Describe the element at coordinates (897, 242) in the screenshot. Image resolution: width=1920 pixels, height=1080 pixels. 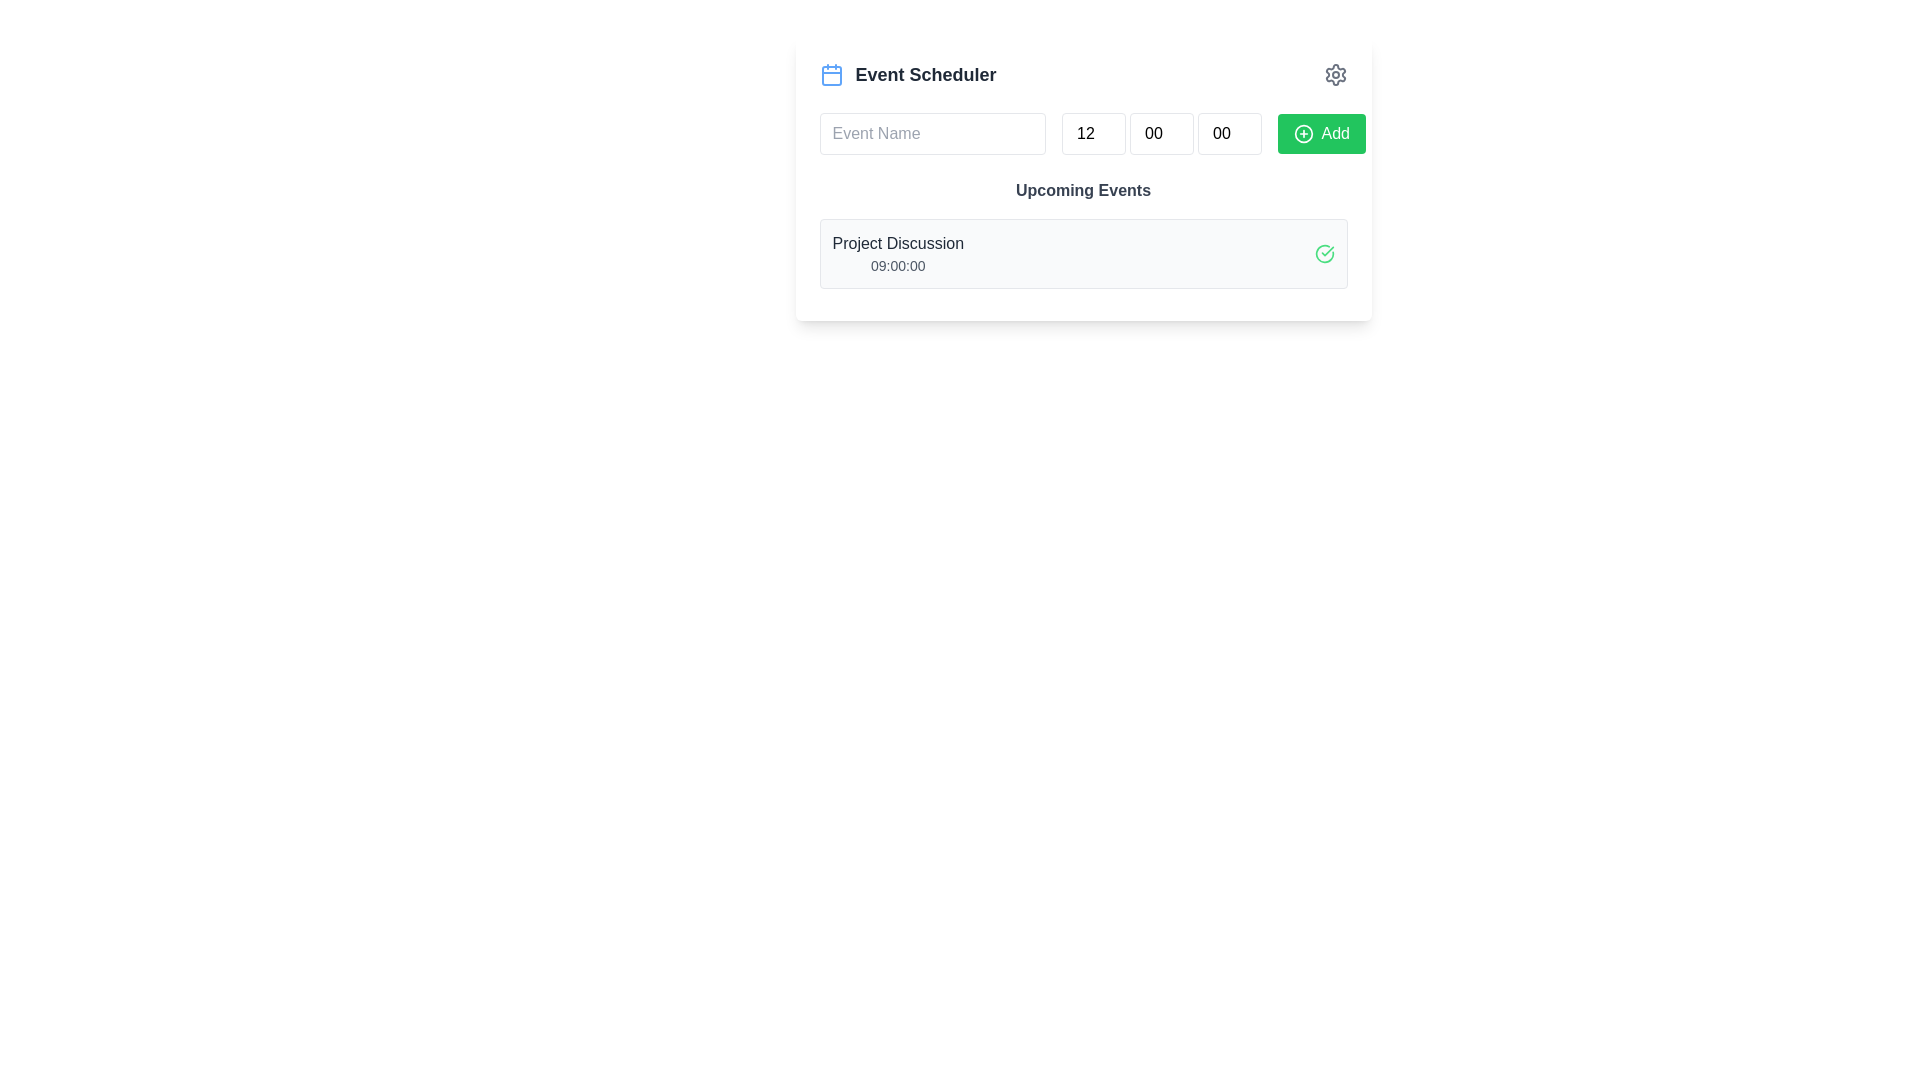
I see `the static text label displaying the title or name of a scheduled event located under the 'Upcoming Events' heading` at that location.